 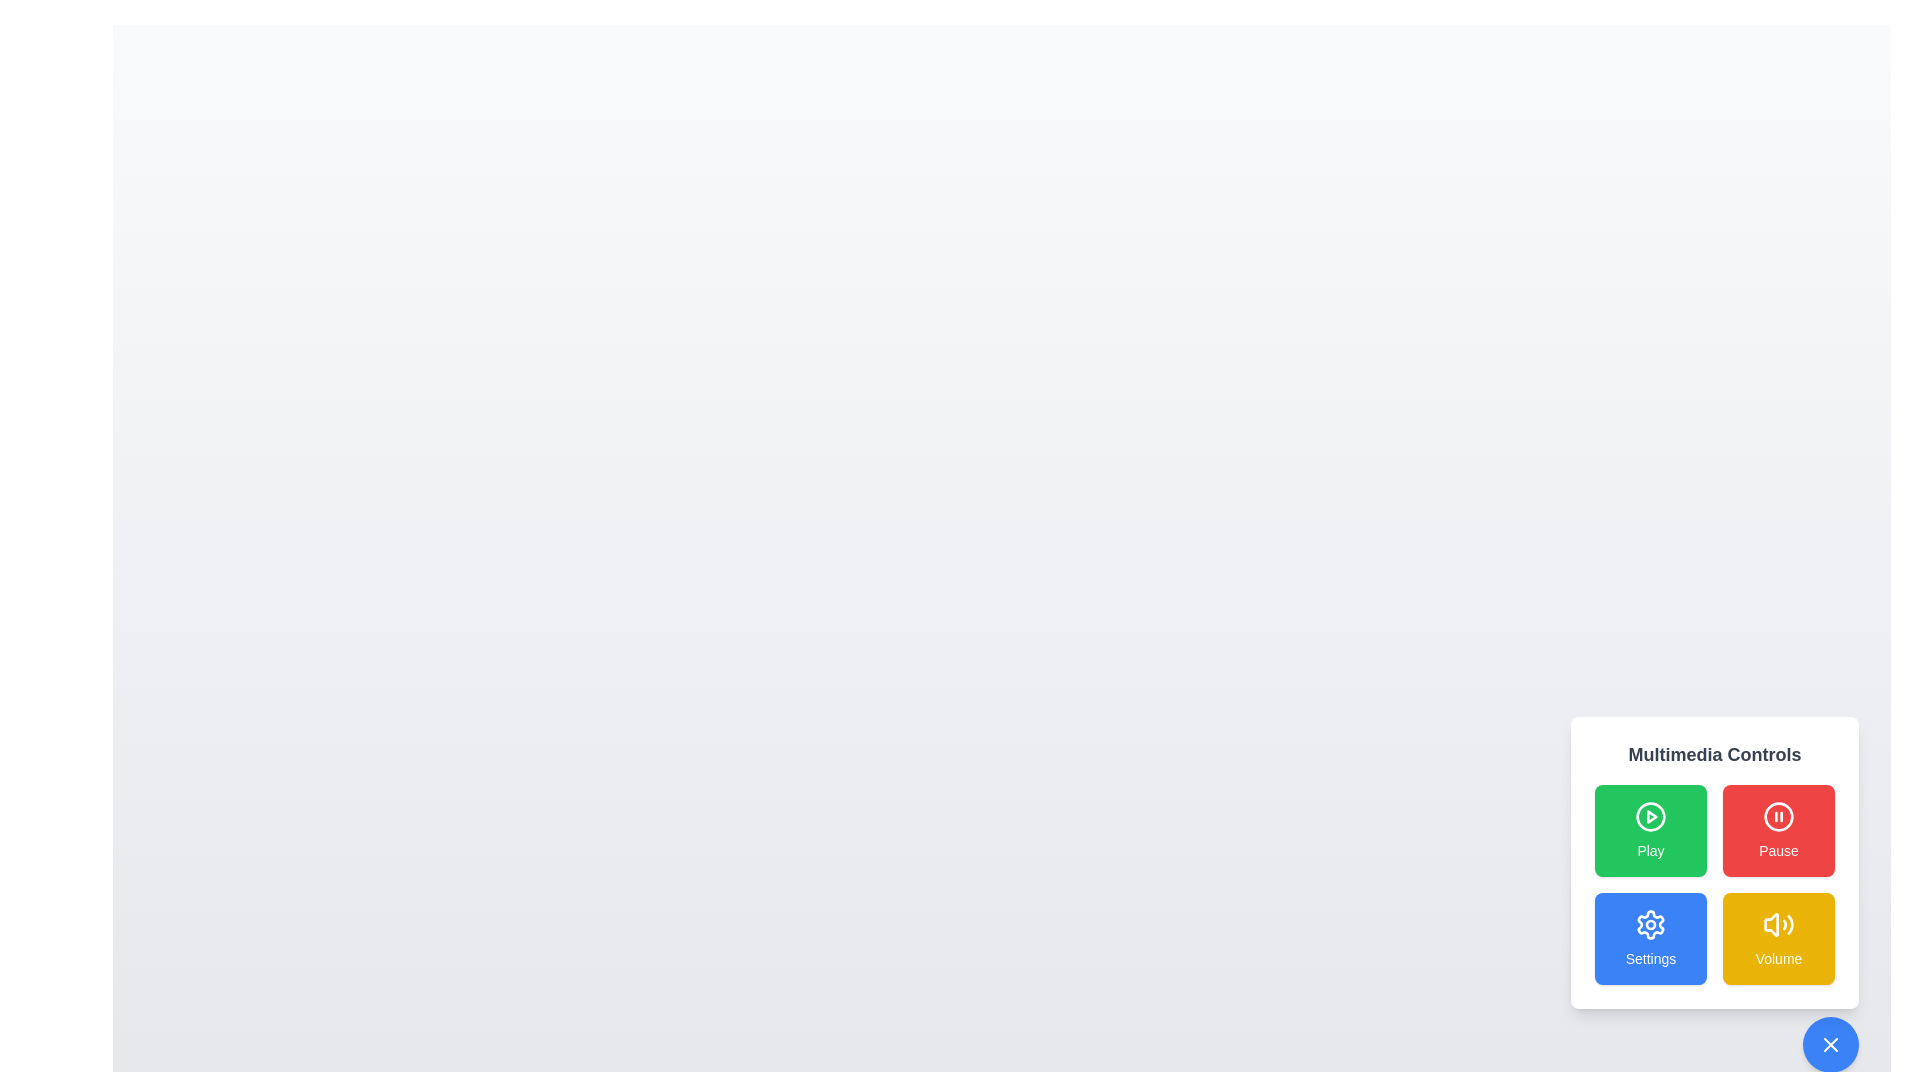 What do you see at coordinates (1830, 1044) in the screenshot?
I see `the close or dismiss button located` at bounding box center [1830, 1044].